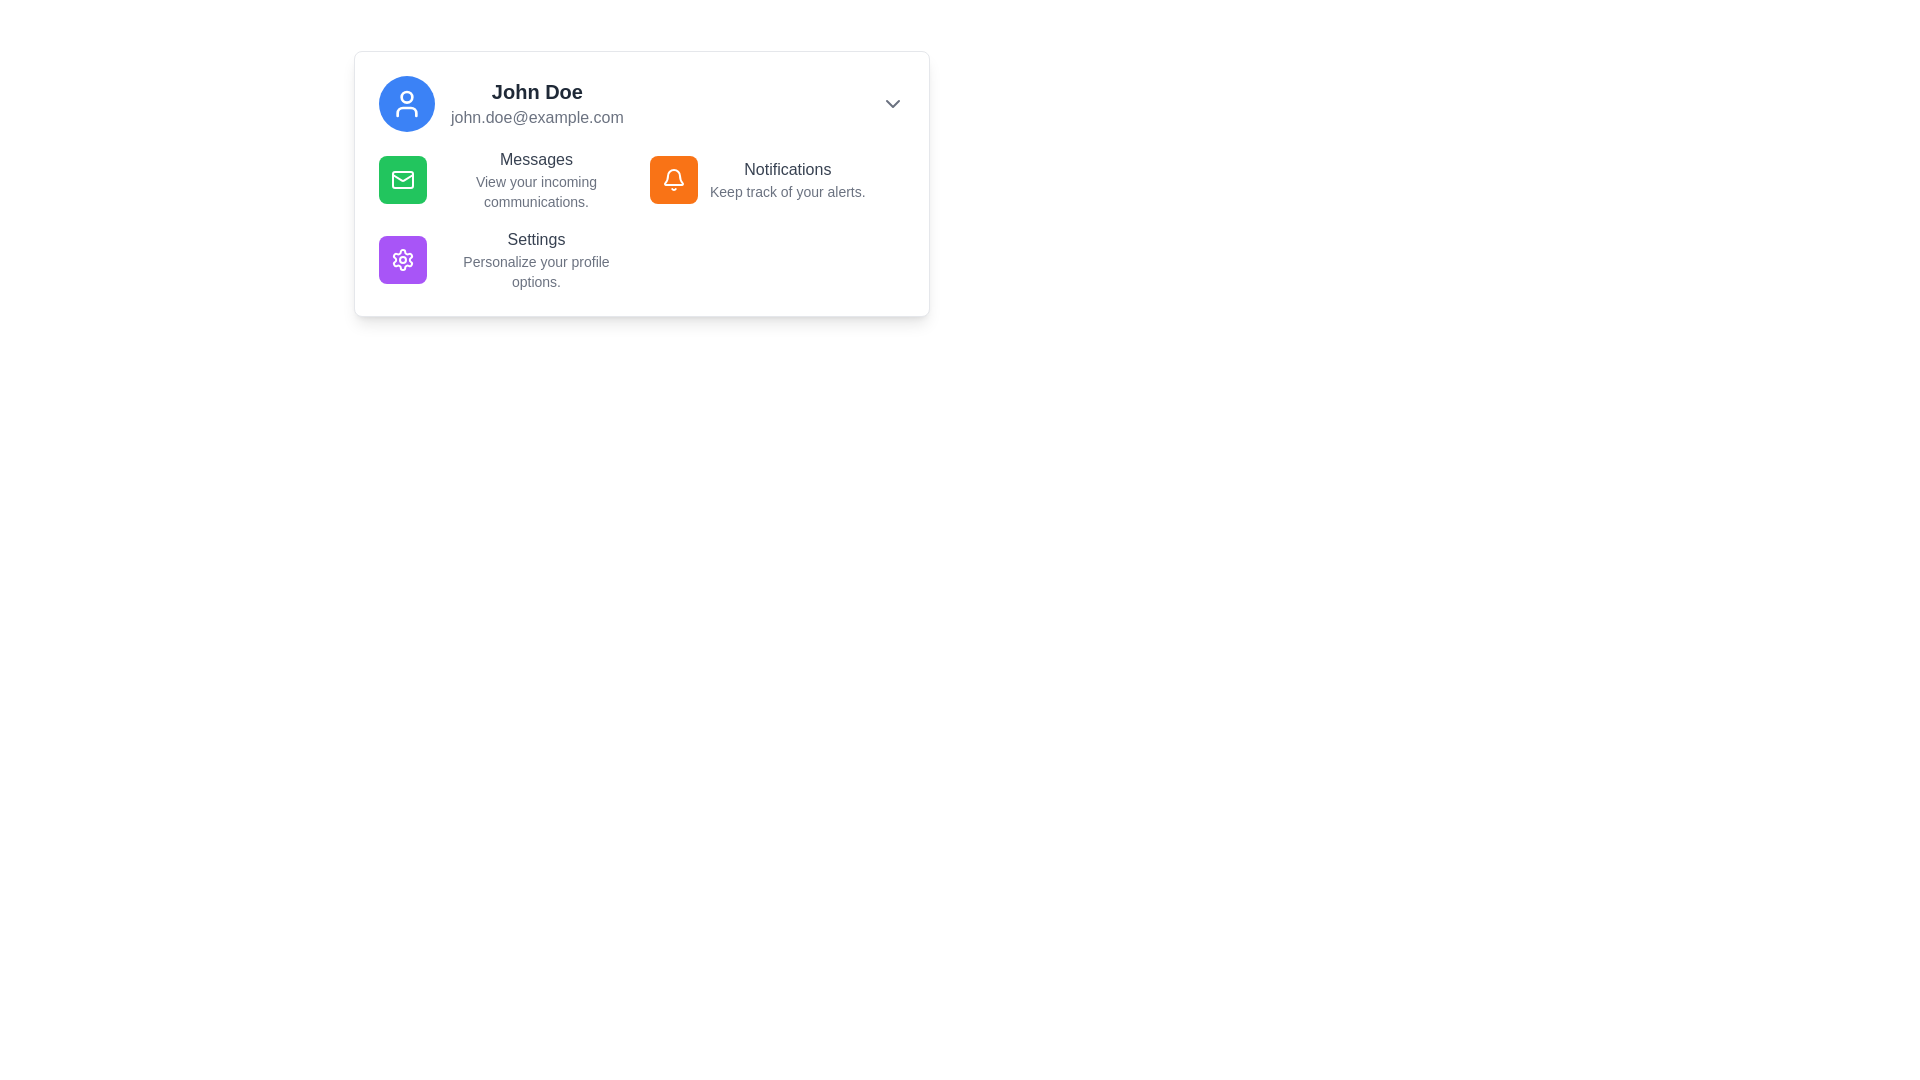  I want to click on information displayed in the Text display showing the user's name and email address, located in the top section of the interface to the right of a blue circular icon, so click(537, 104).